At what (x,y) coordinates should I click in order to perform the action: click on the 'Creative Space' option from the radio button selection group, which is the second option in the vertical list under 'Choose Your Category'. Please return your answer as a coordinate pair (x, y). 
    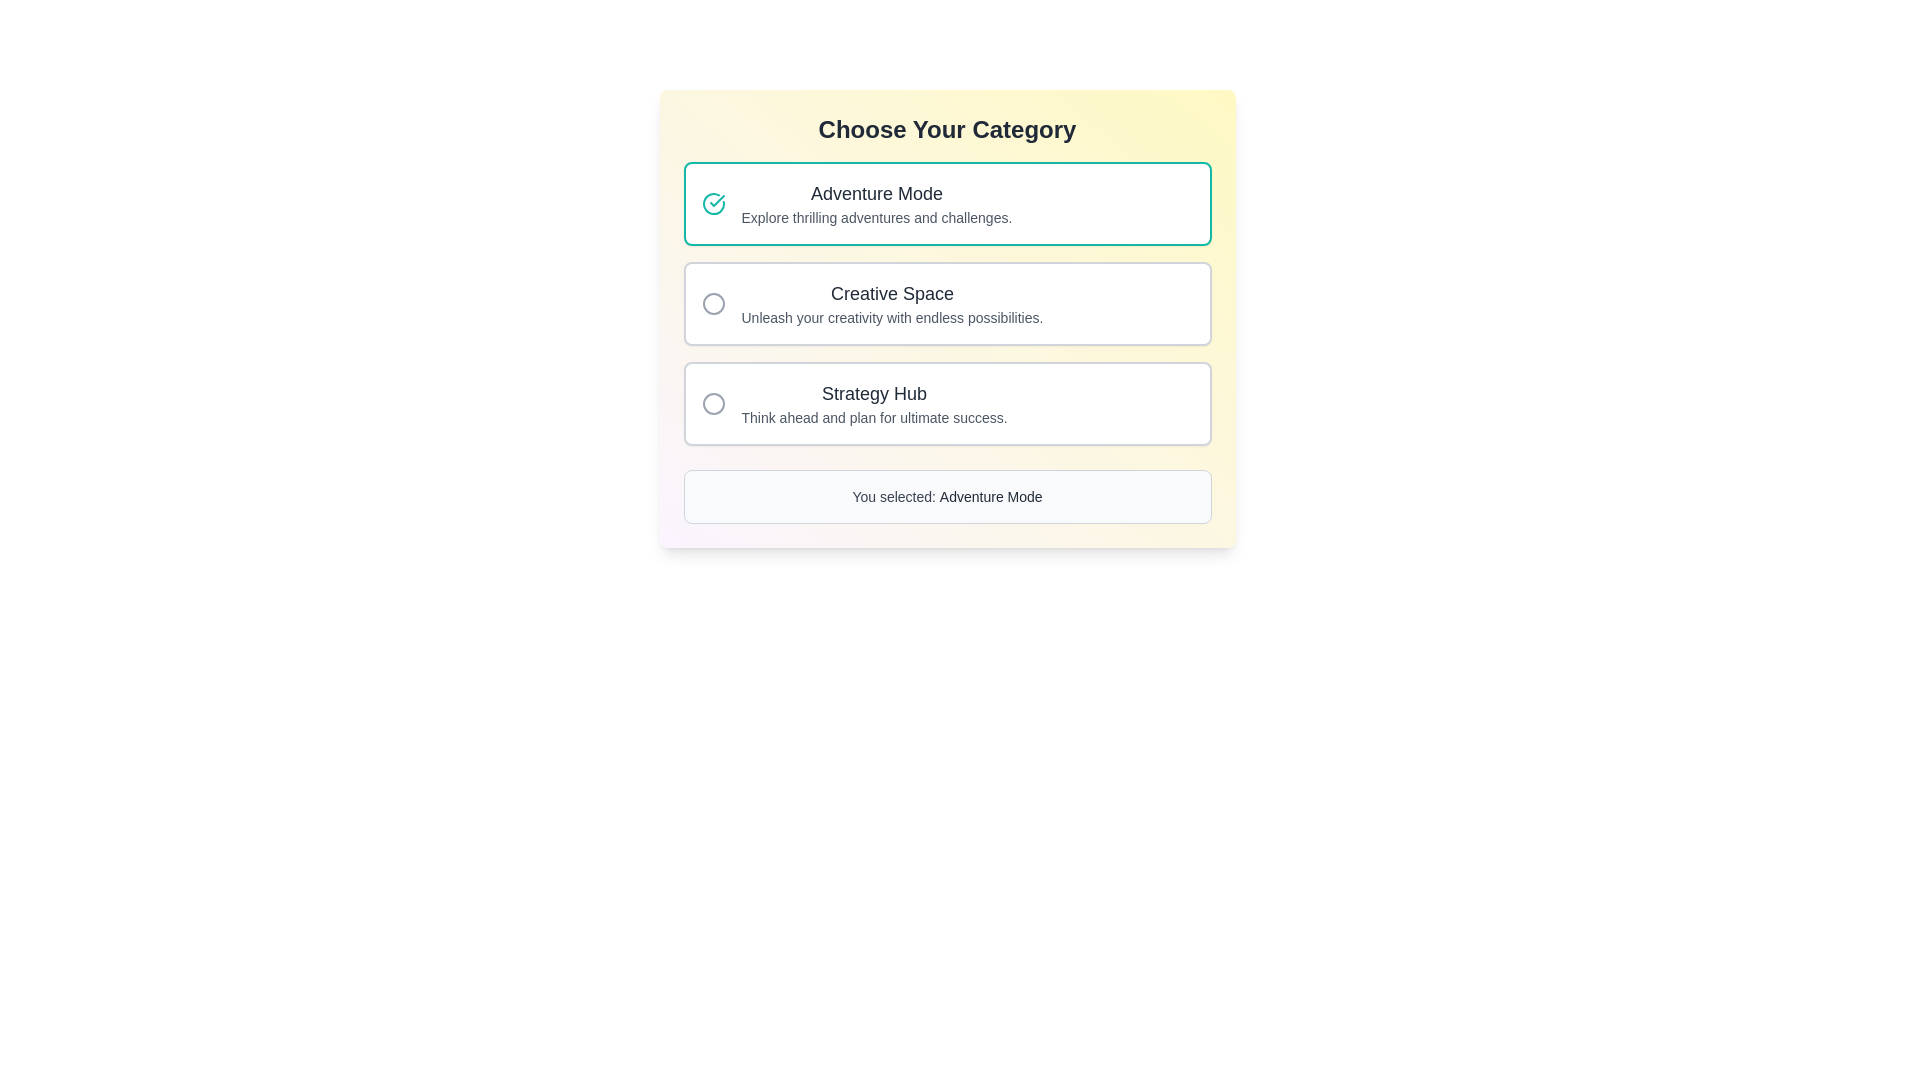
    Looking at the image, I should click on (946, 304).